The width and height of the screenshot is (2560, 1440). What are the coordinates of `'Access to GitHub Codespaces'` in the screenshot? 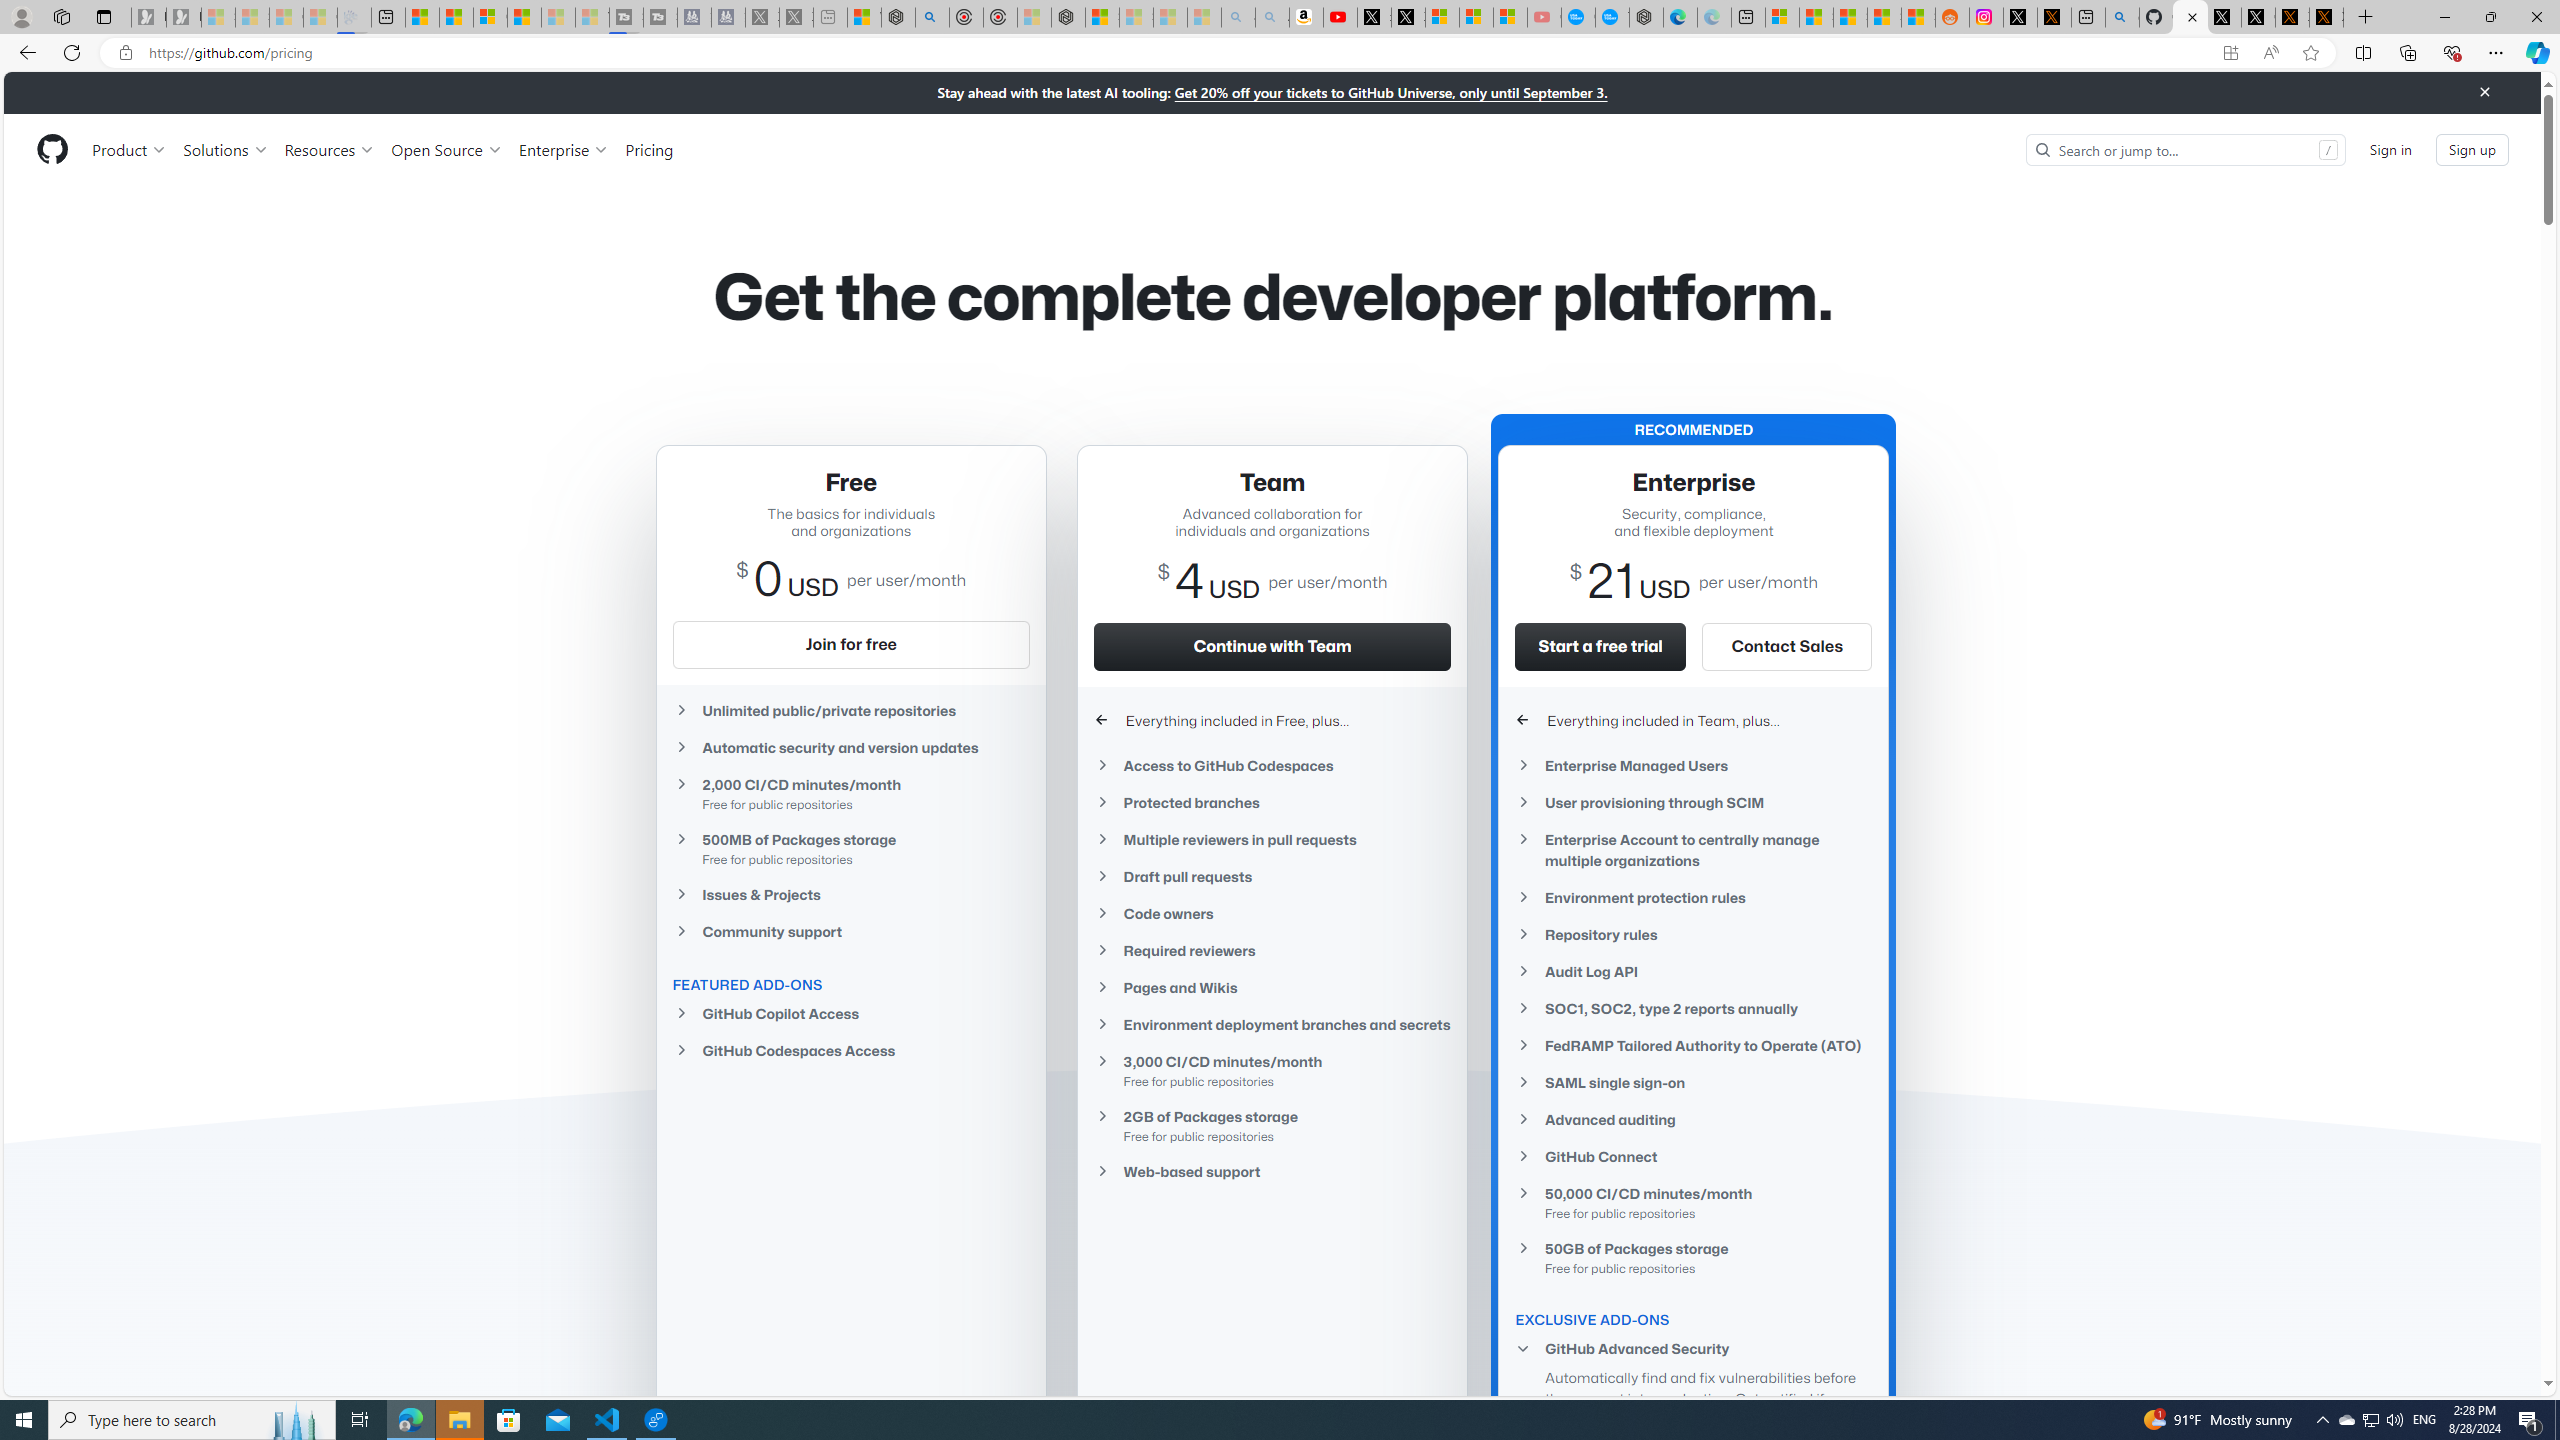 It's located at (1271, 765).